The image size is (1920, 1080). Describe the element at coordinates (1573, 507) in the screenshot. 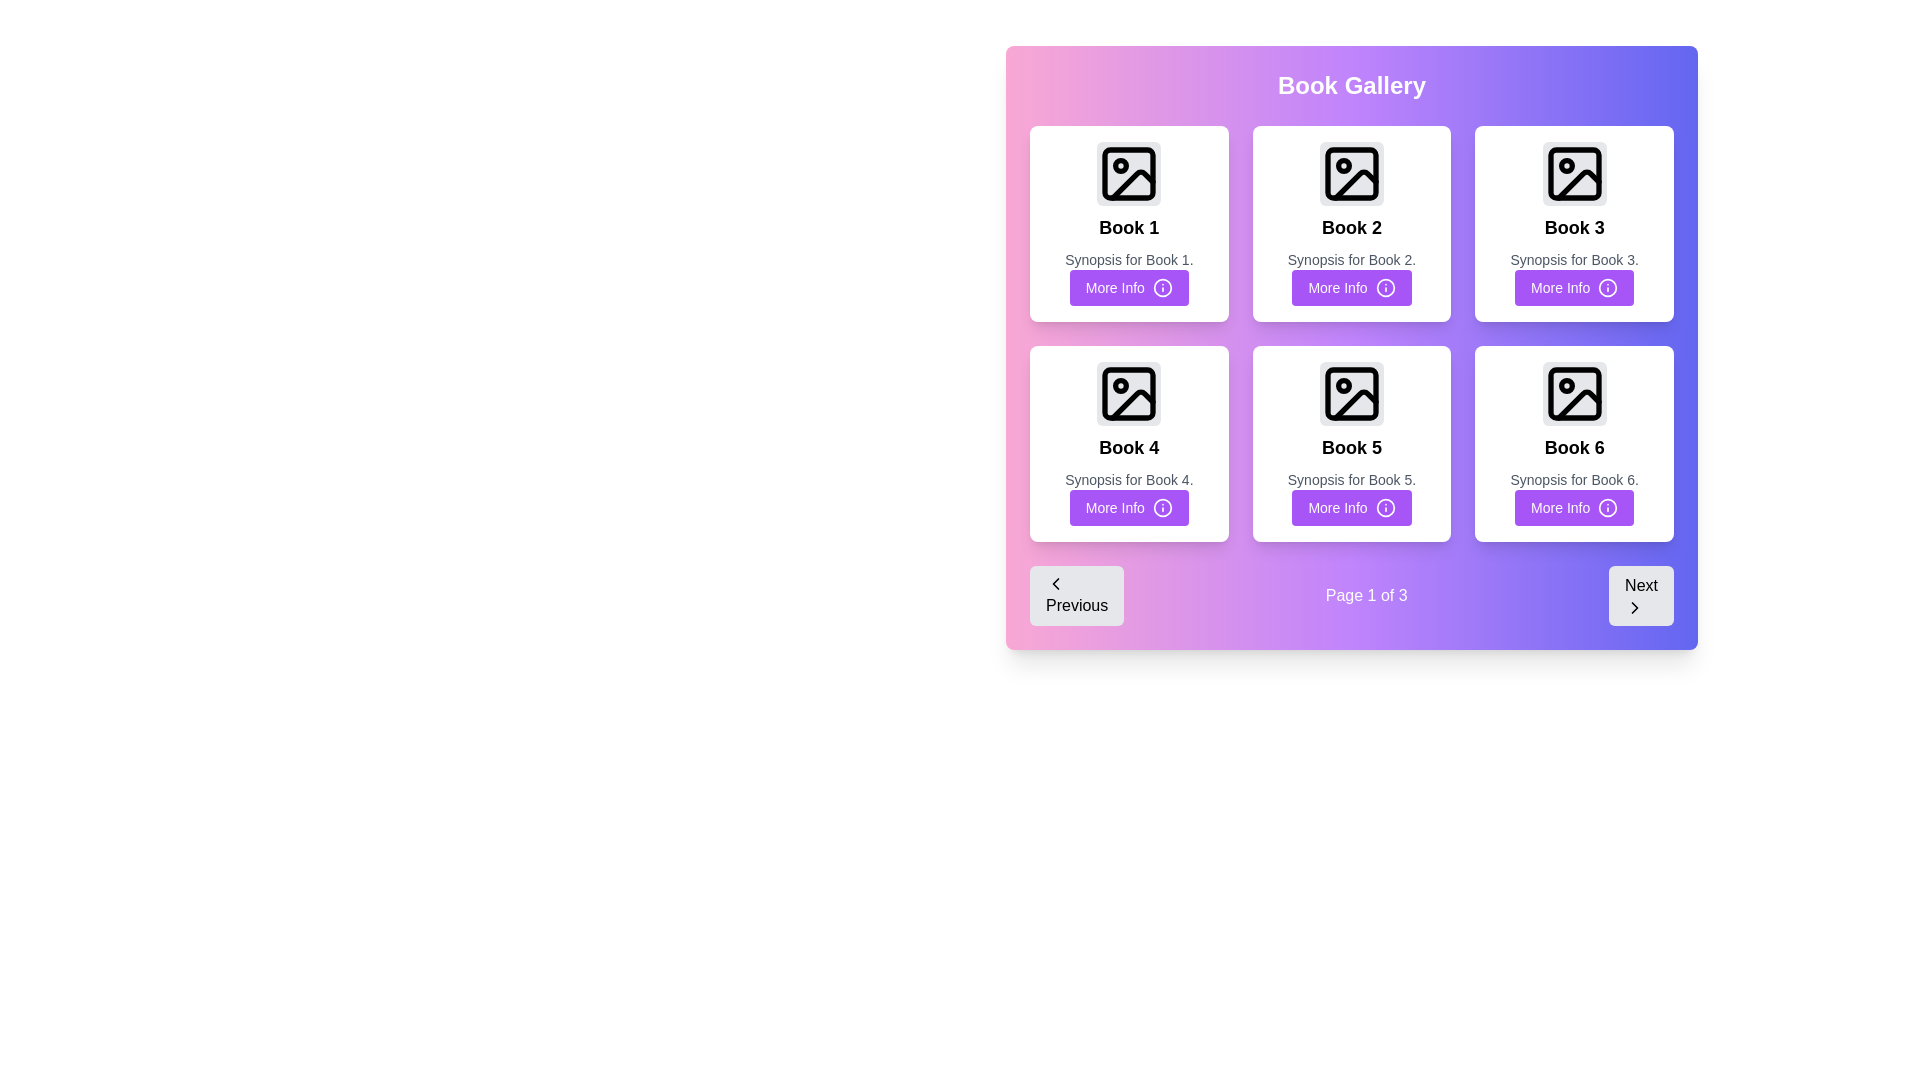

I see `the 'More Info' button located at the bottom of the 'Book 6' card, which features a purple background and white text` at that location.